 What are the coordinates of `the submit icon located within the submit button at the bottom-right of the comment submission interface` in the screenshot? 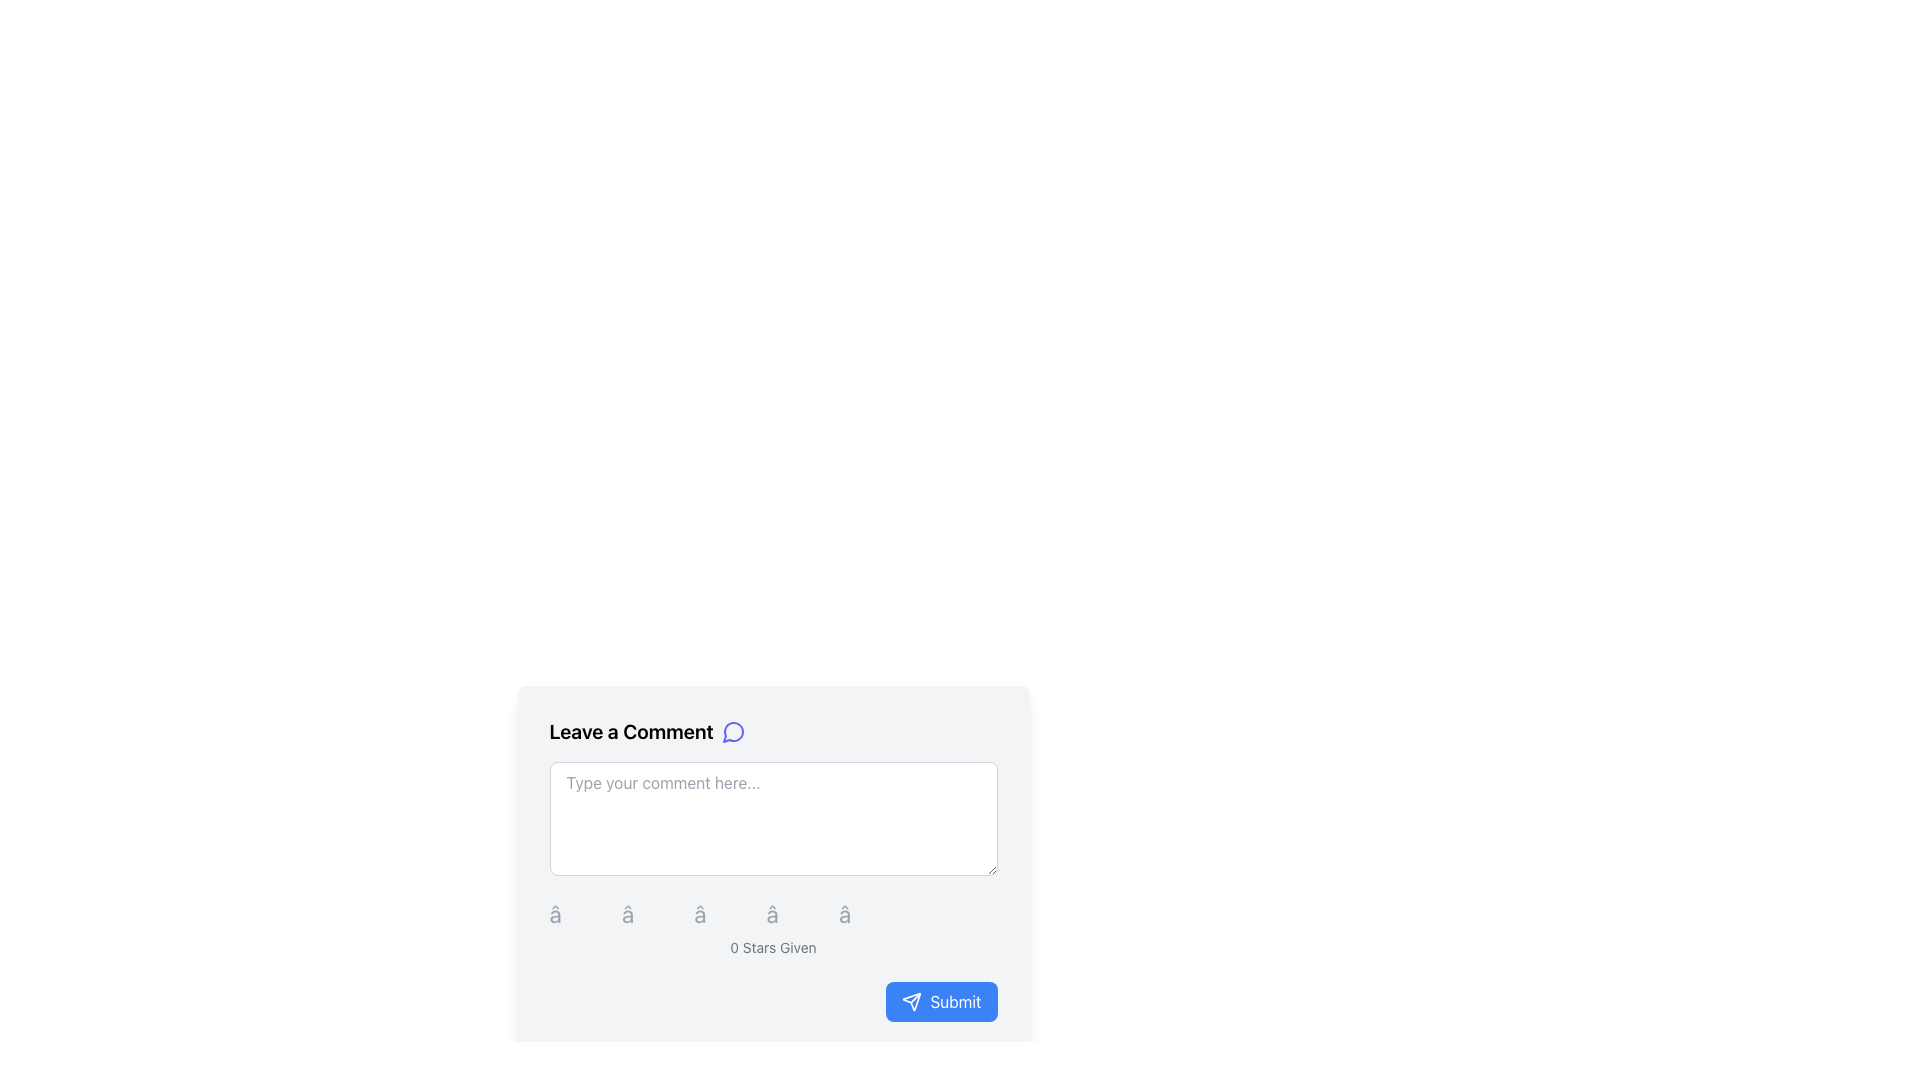 It's located at (911, 1002).